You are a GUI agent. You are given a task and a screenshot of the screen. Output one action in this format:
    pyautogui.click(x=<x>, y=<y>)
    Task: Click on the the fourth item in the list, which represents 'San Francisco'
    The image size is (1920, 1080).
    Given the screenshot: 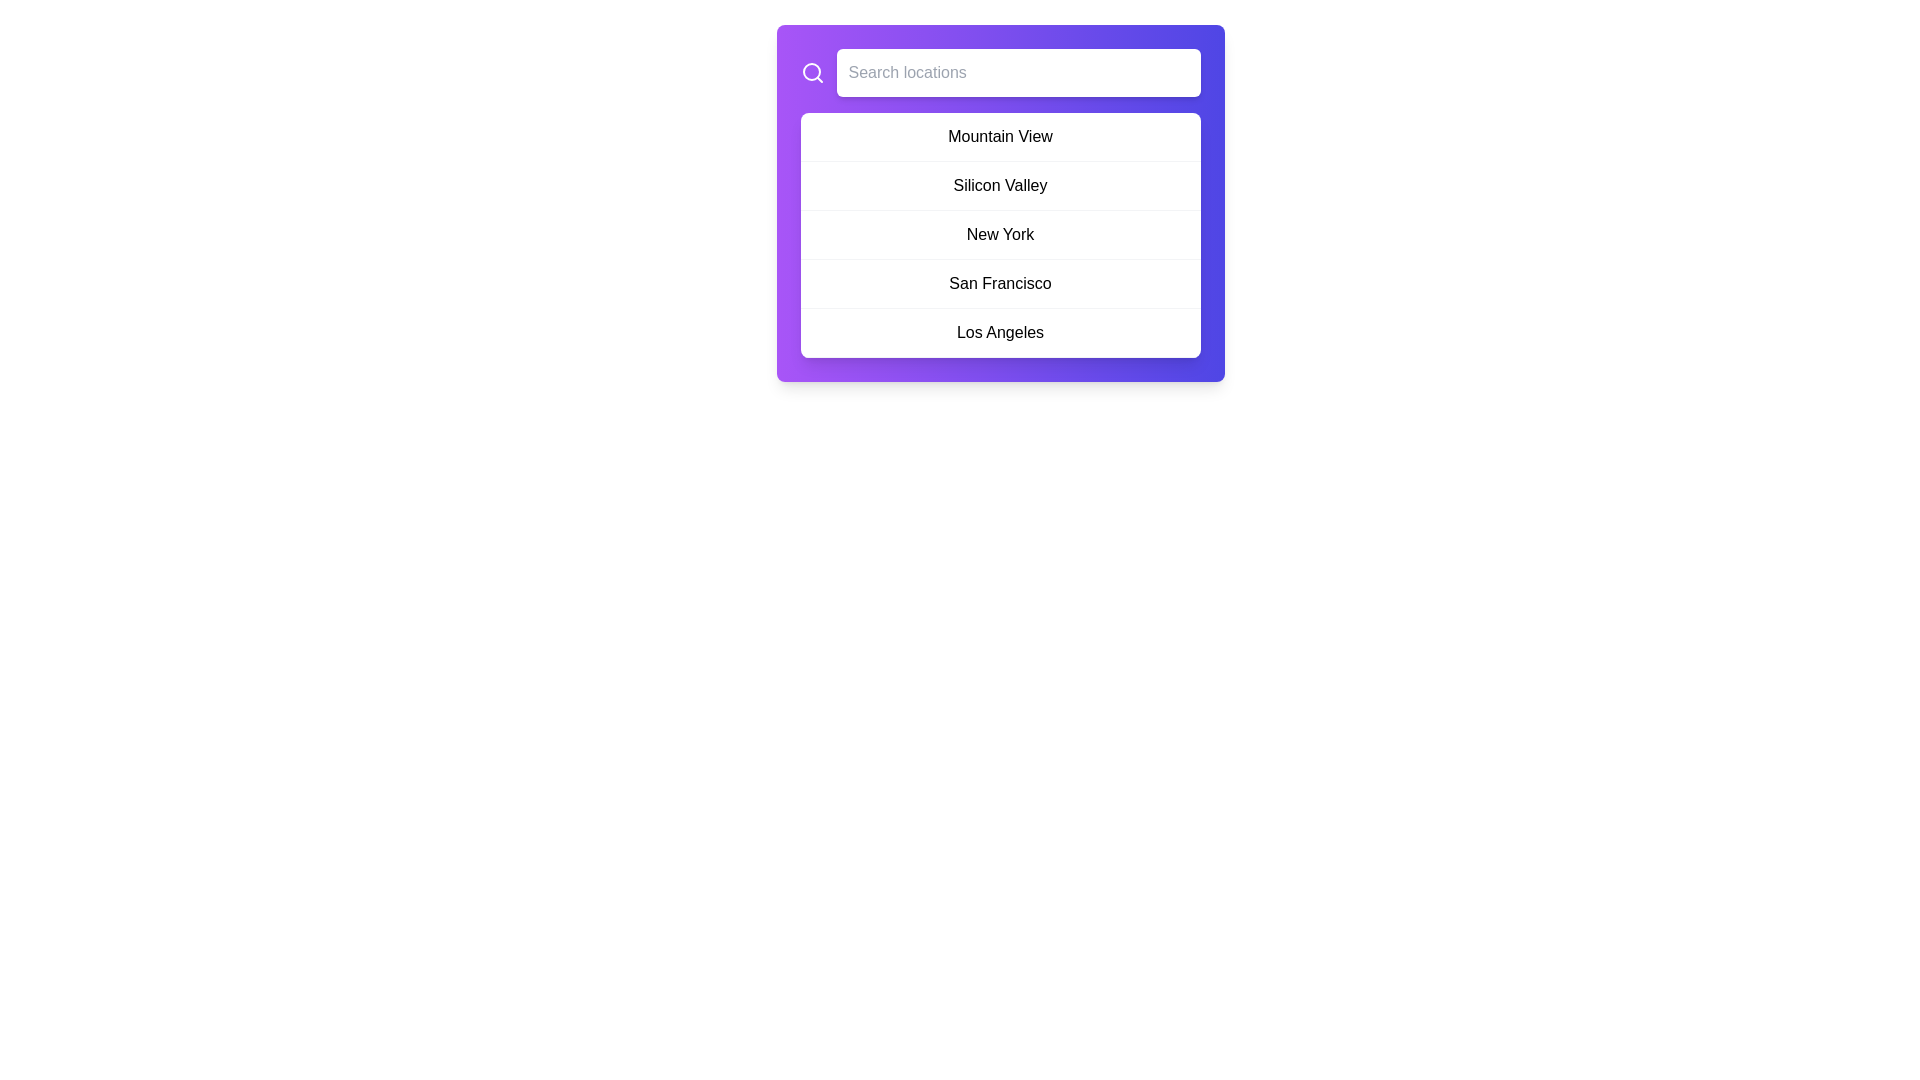 What is the action you would take?
    pyautogui.click(x=1000, y=284)
    